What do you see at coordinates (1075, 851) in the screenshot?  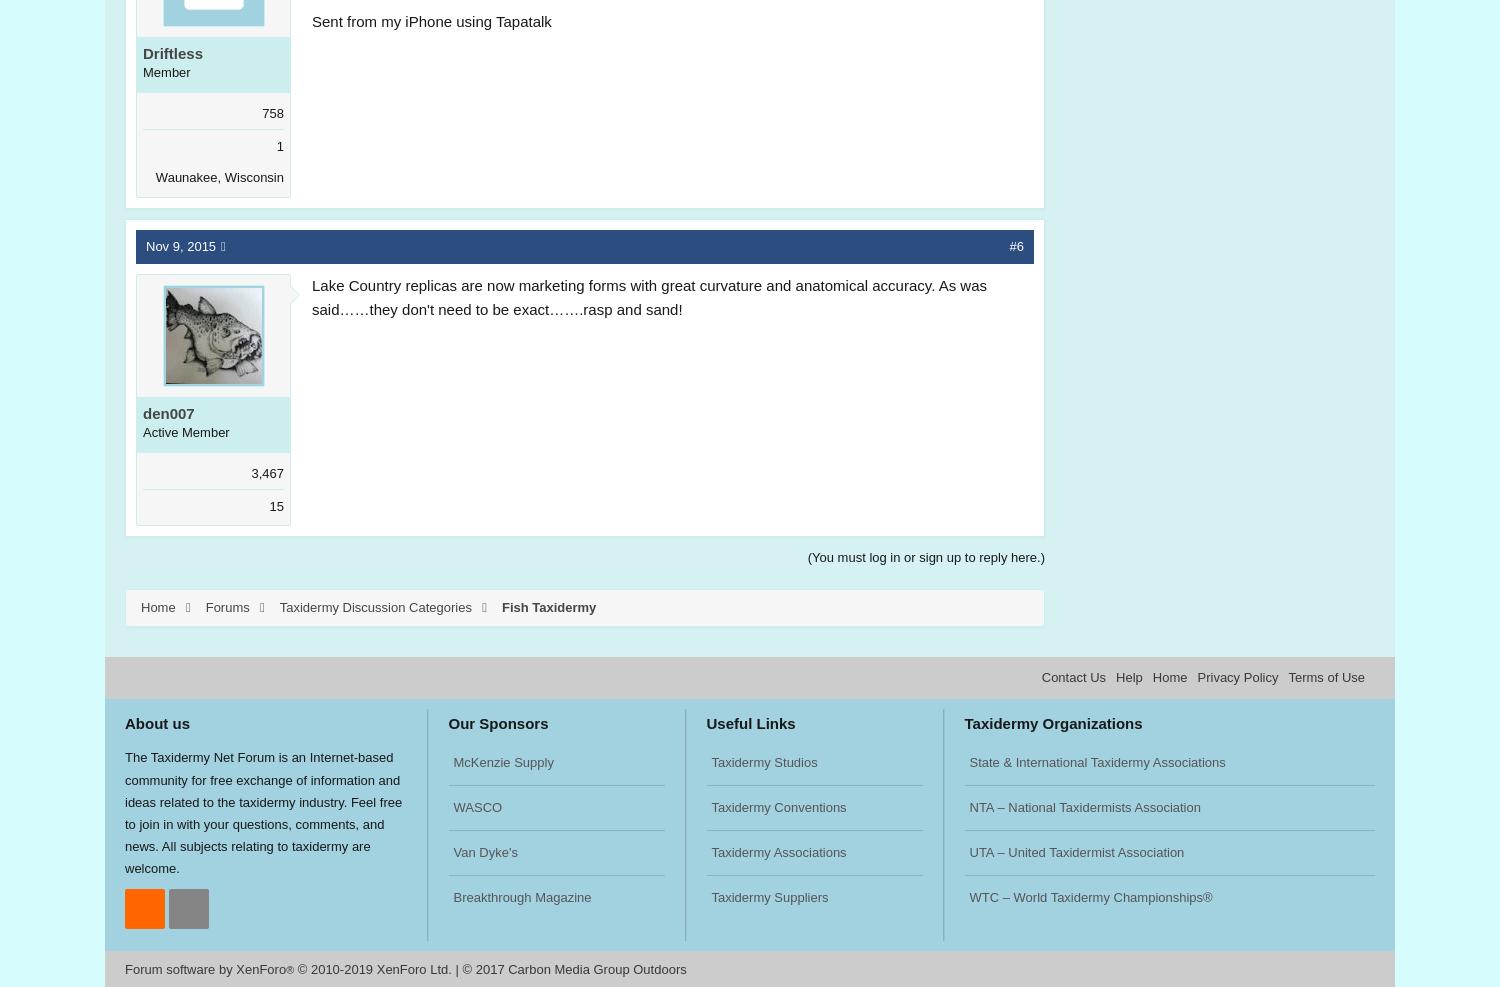 I see `'UTA – United Taxidermist Association'` at bounding box center [1075, 851].